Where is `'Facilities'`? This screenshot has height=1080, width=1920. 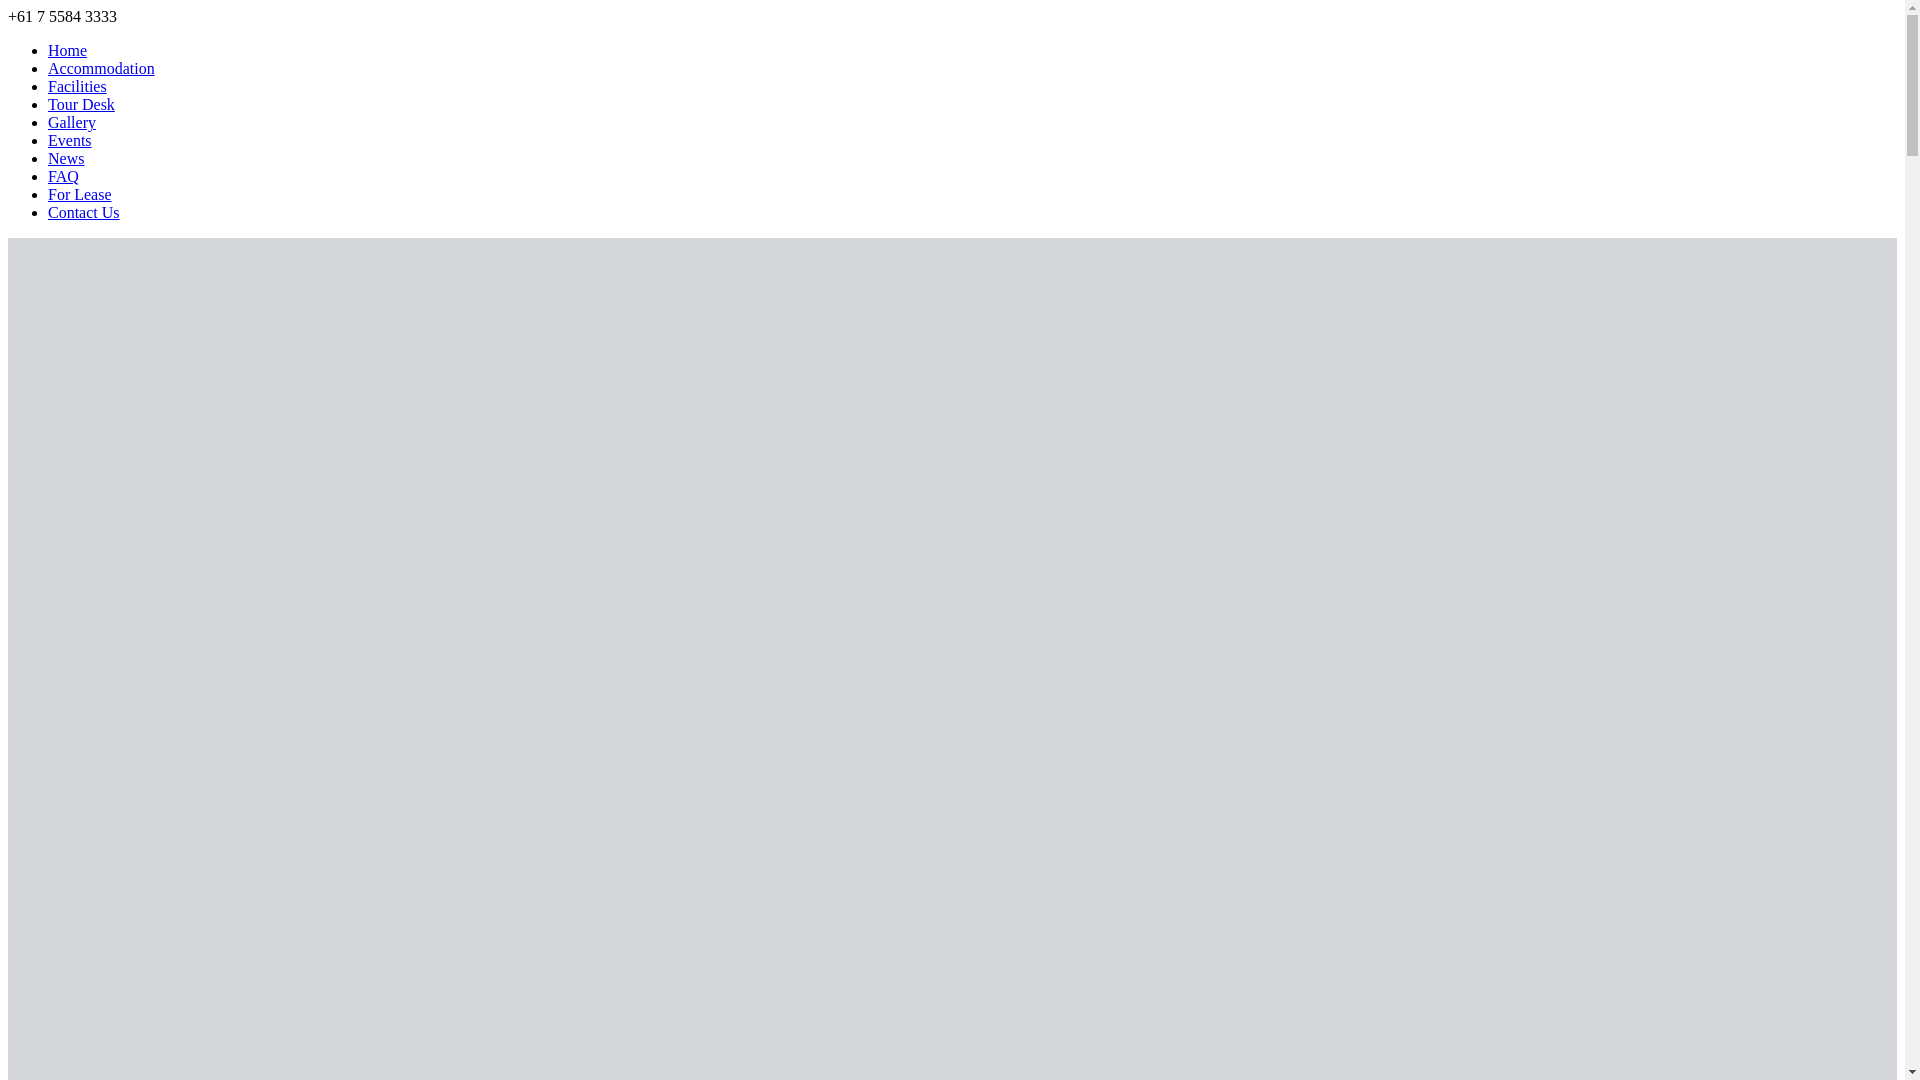 'Facilities' is located at coordinates (77, 85).